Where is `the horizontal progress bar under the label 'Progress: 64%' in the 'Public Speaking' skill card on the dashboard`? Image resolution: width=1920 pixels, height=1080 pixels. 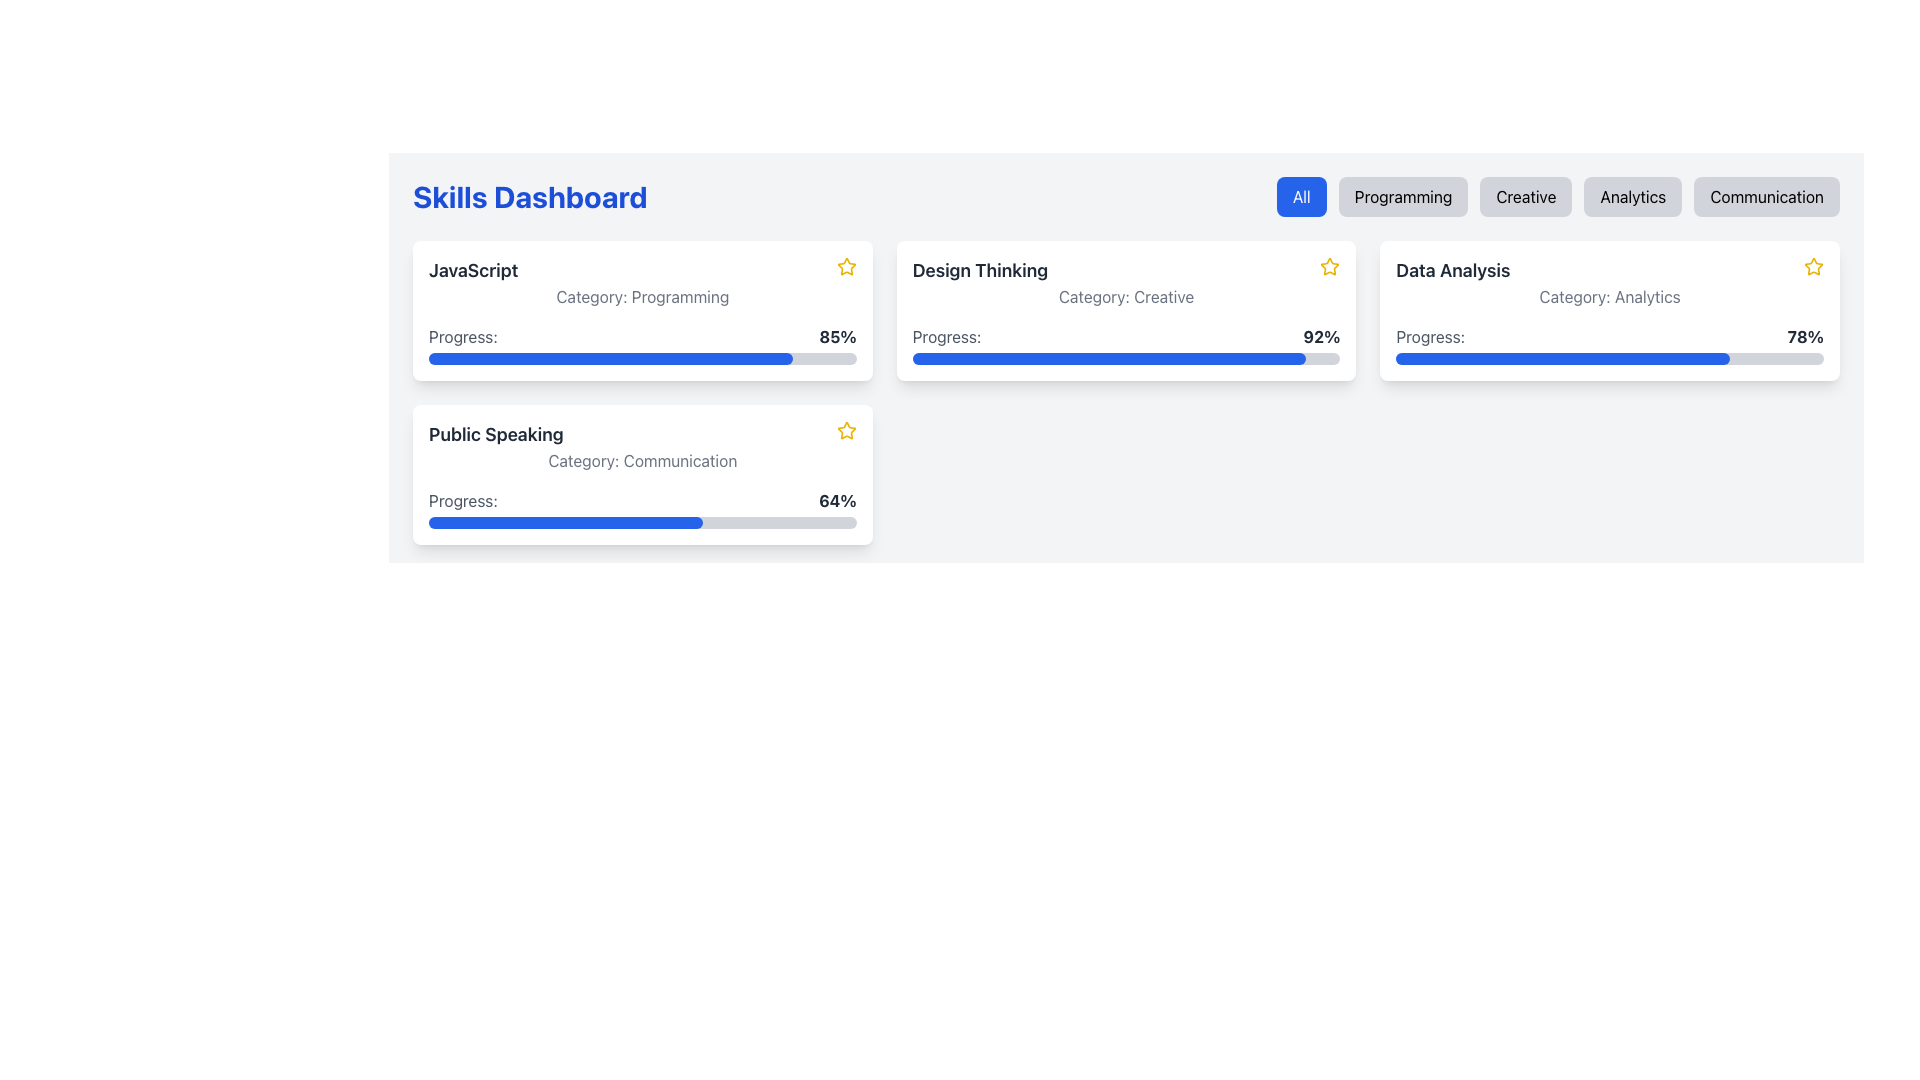 the horizontal progress bar under the label 'Progress: 64%' in the 'Public Speaking' skill card on the dashboard is located at coordinates (642, 522).